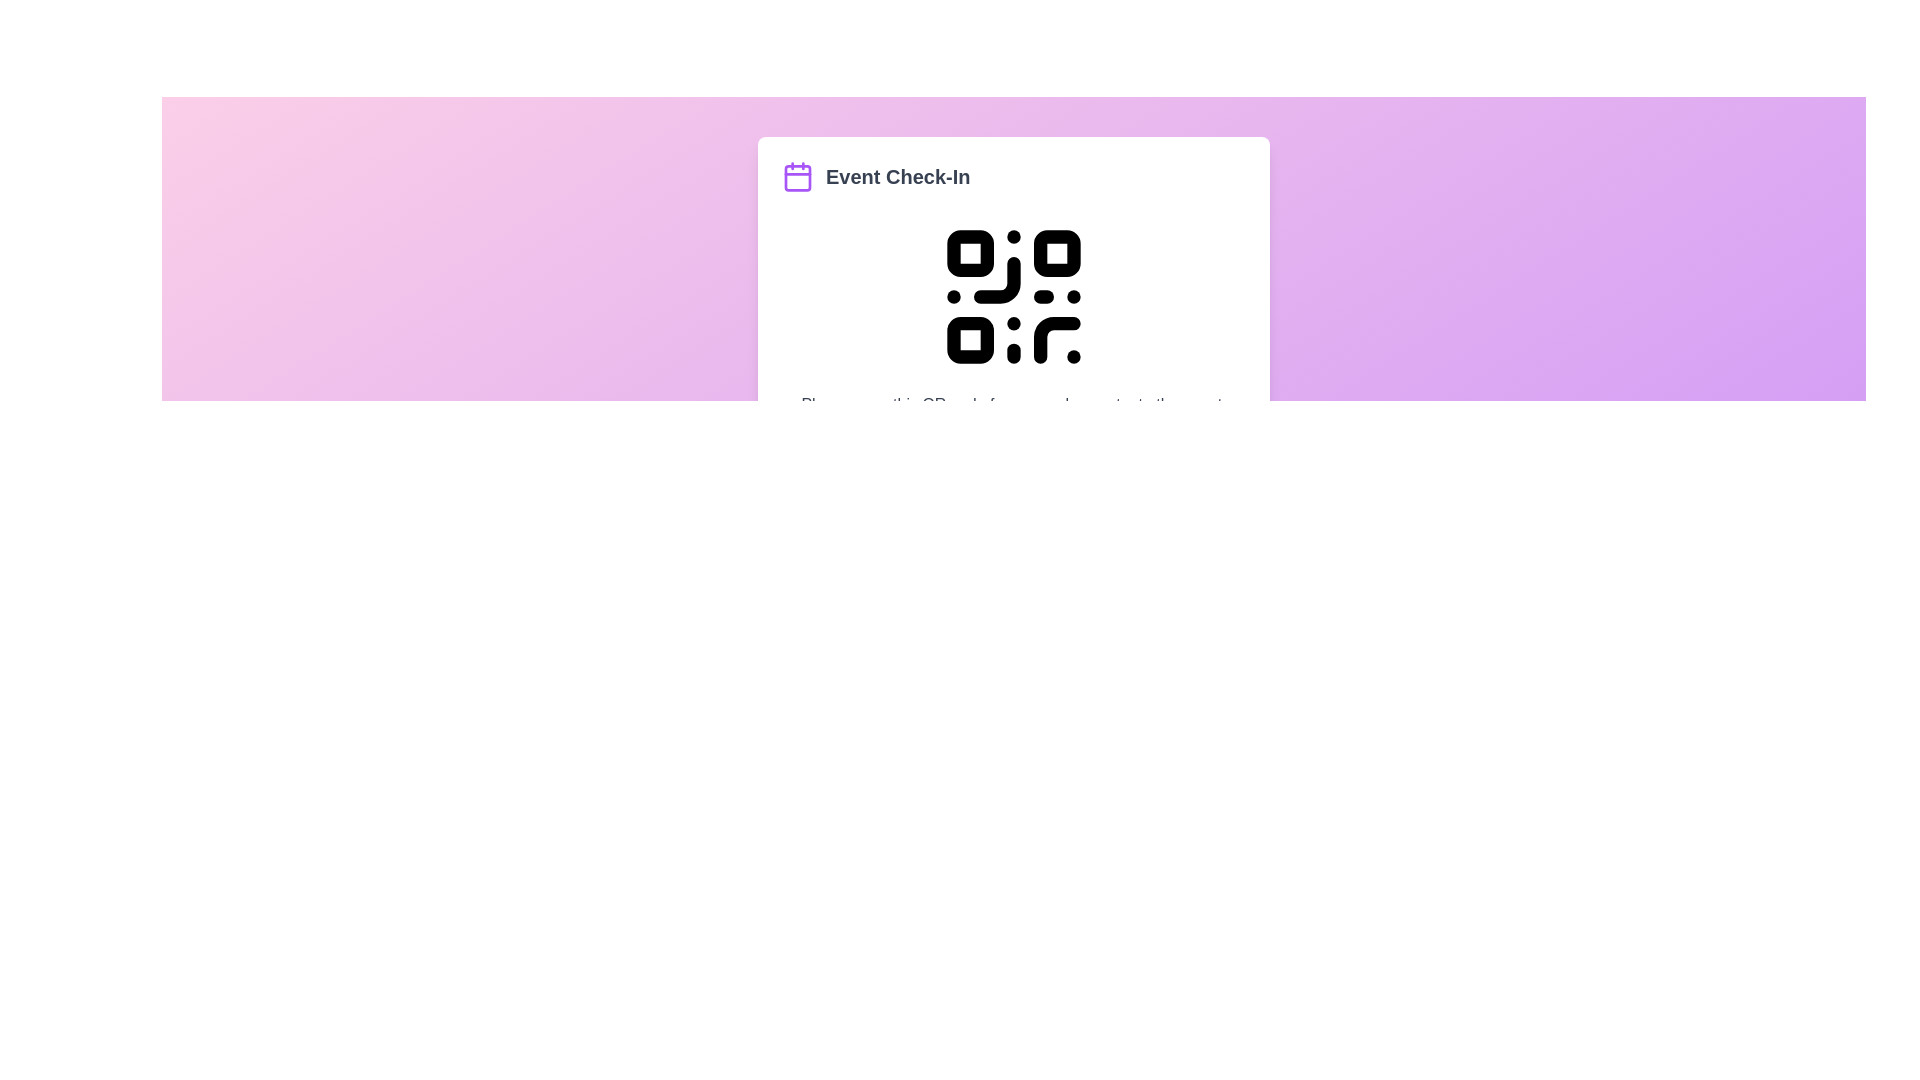 This screenshot has height=1080, width=1920. What do you see at coordinates (1013, 176) in the screenshot?
I see `the header element that contains a calendar icon and provides context for the section's content` at bounding box center [1013, 176].